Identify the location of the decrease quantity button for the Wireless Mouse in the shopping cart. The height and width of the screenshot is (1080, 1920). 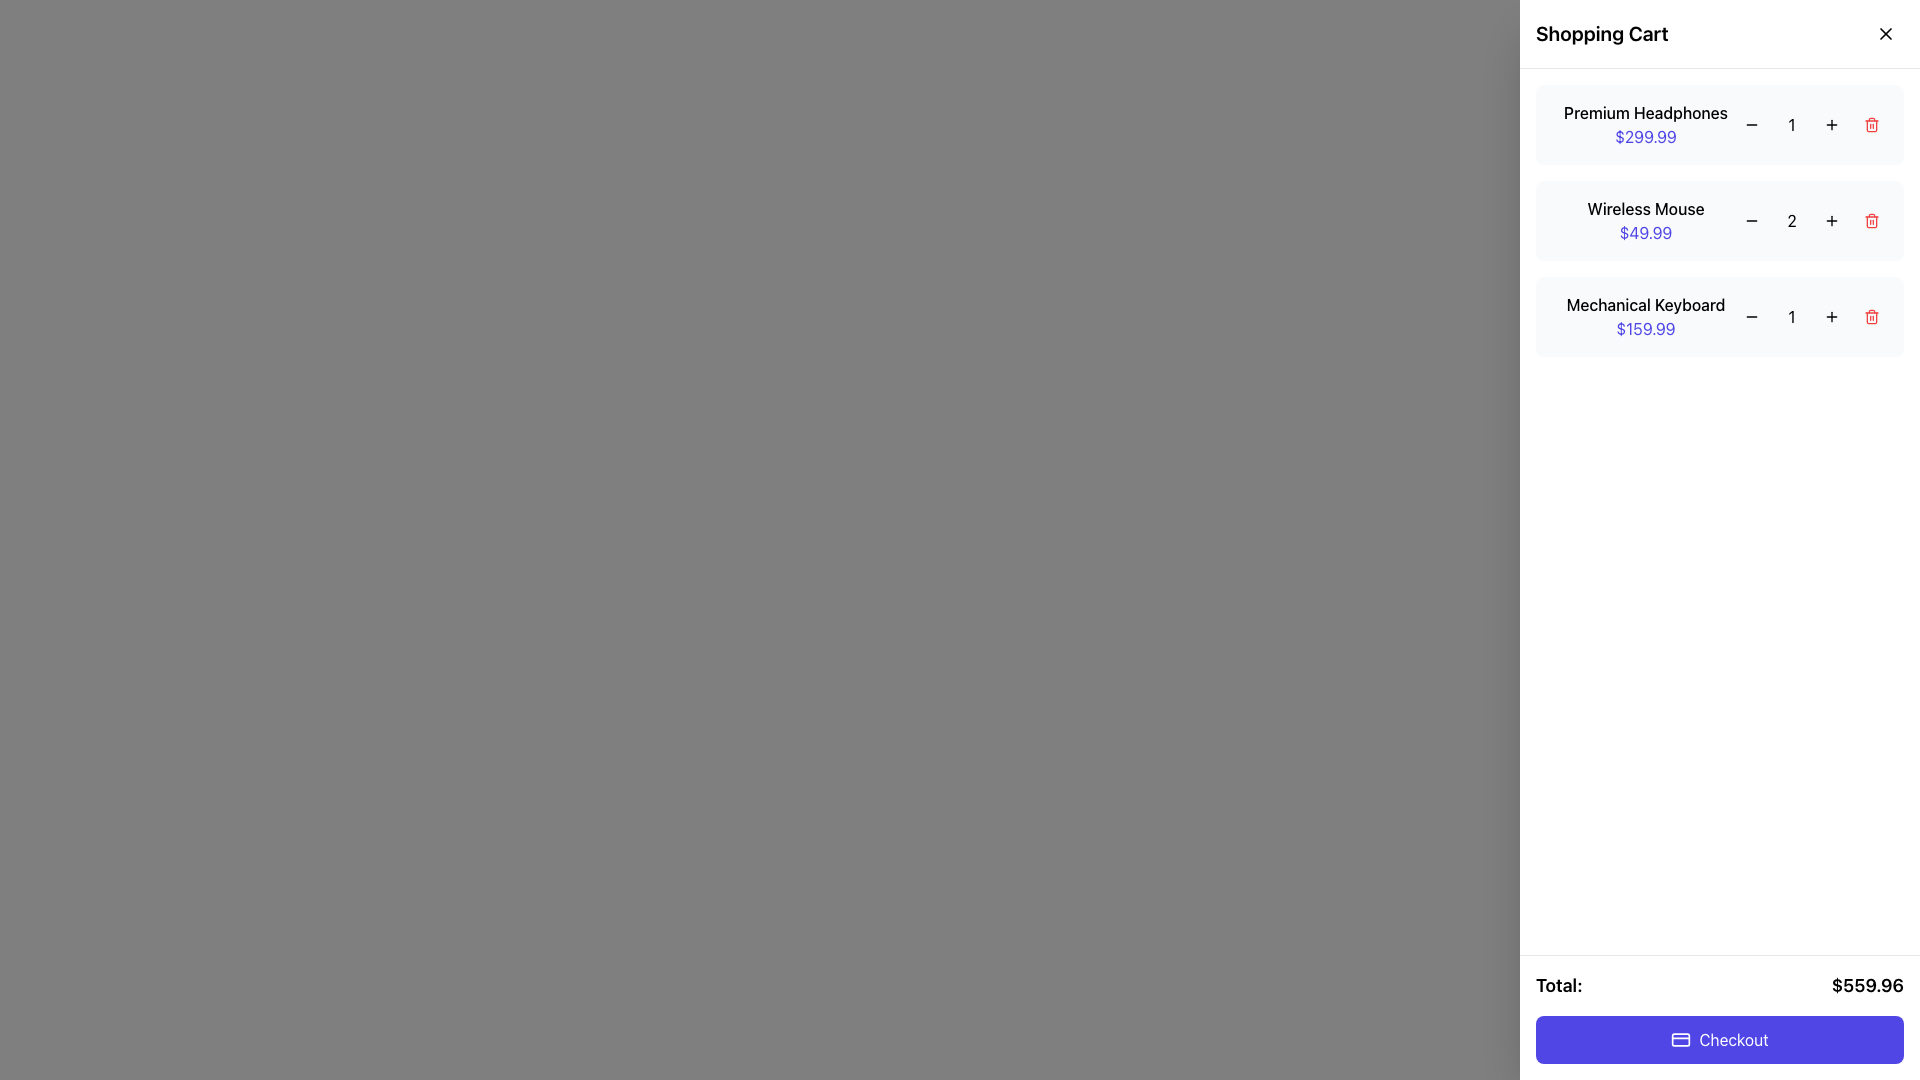
(1751, 220).